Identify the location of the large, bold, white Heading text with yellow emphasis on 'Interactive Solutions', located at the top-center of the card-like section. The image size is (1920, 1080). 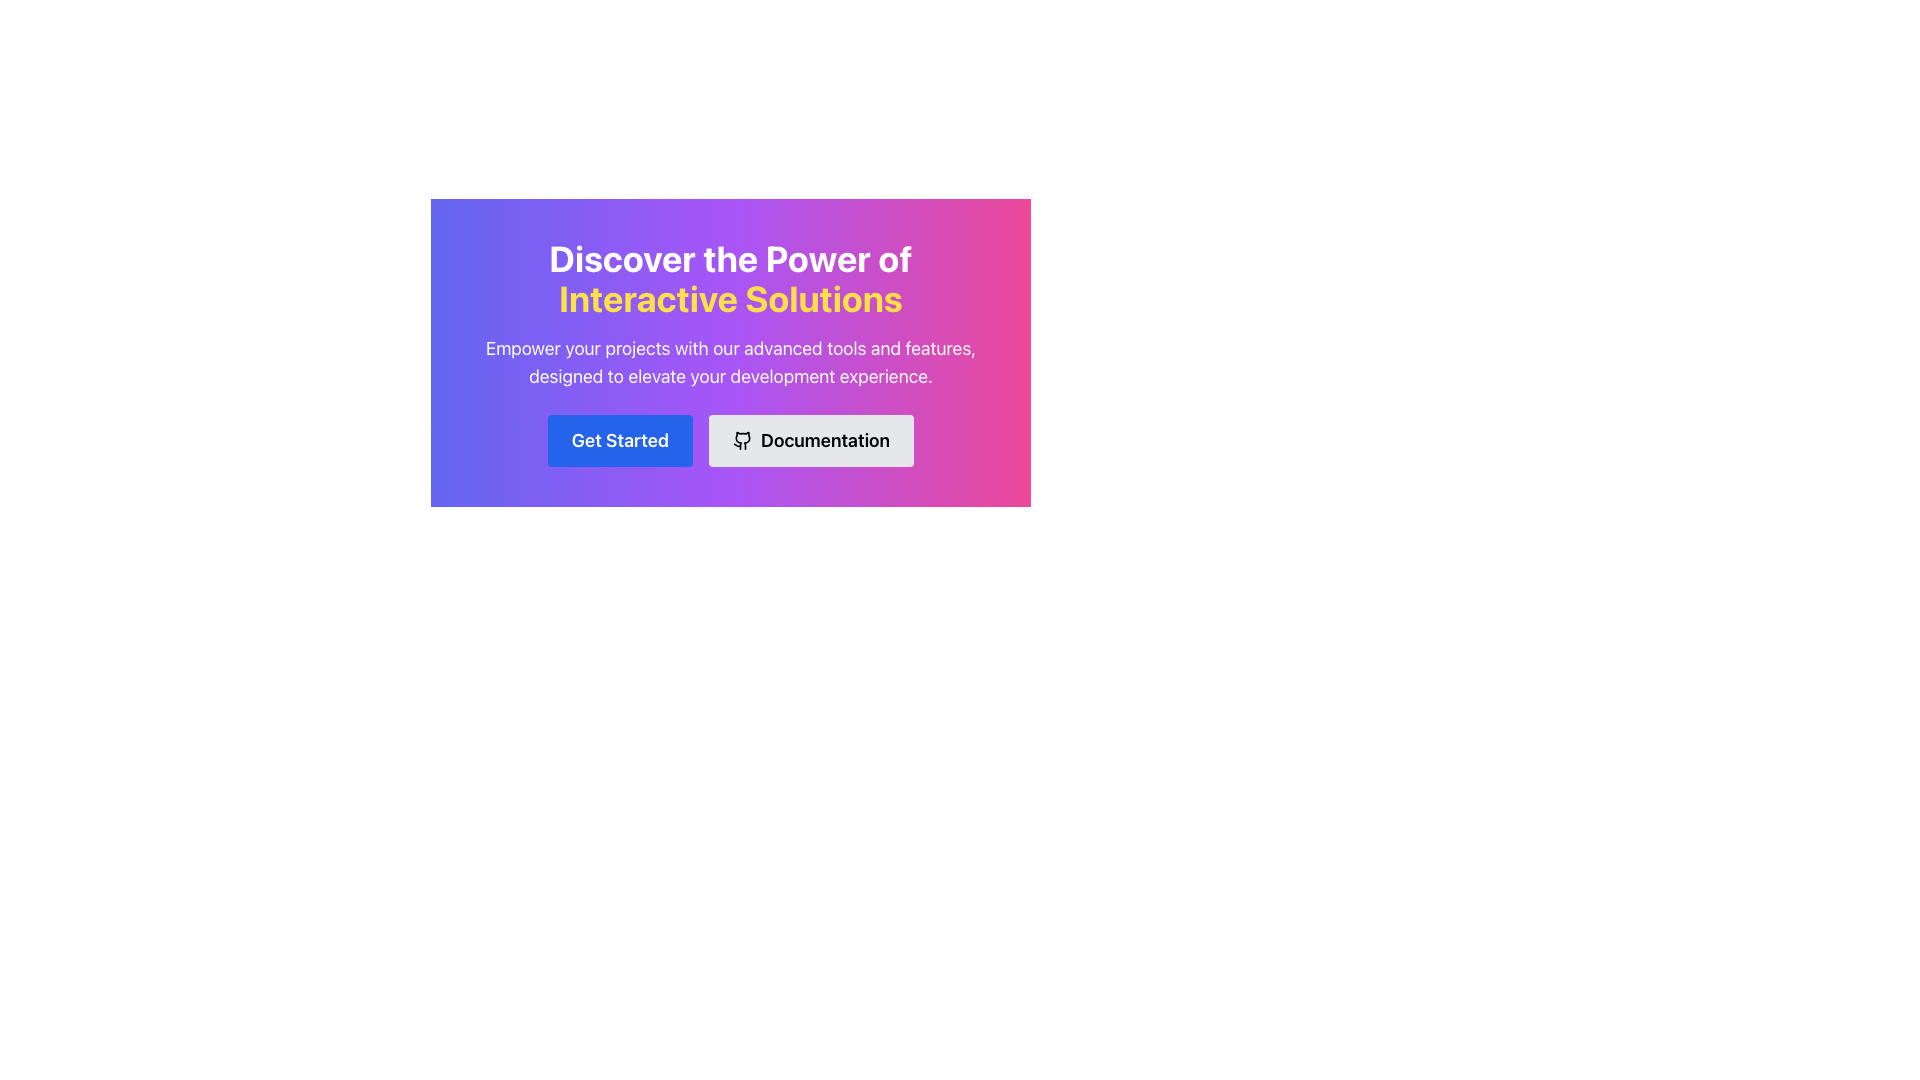
(729, 278).